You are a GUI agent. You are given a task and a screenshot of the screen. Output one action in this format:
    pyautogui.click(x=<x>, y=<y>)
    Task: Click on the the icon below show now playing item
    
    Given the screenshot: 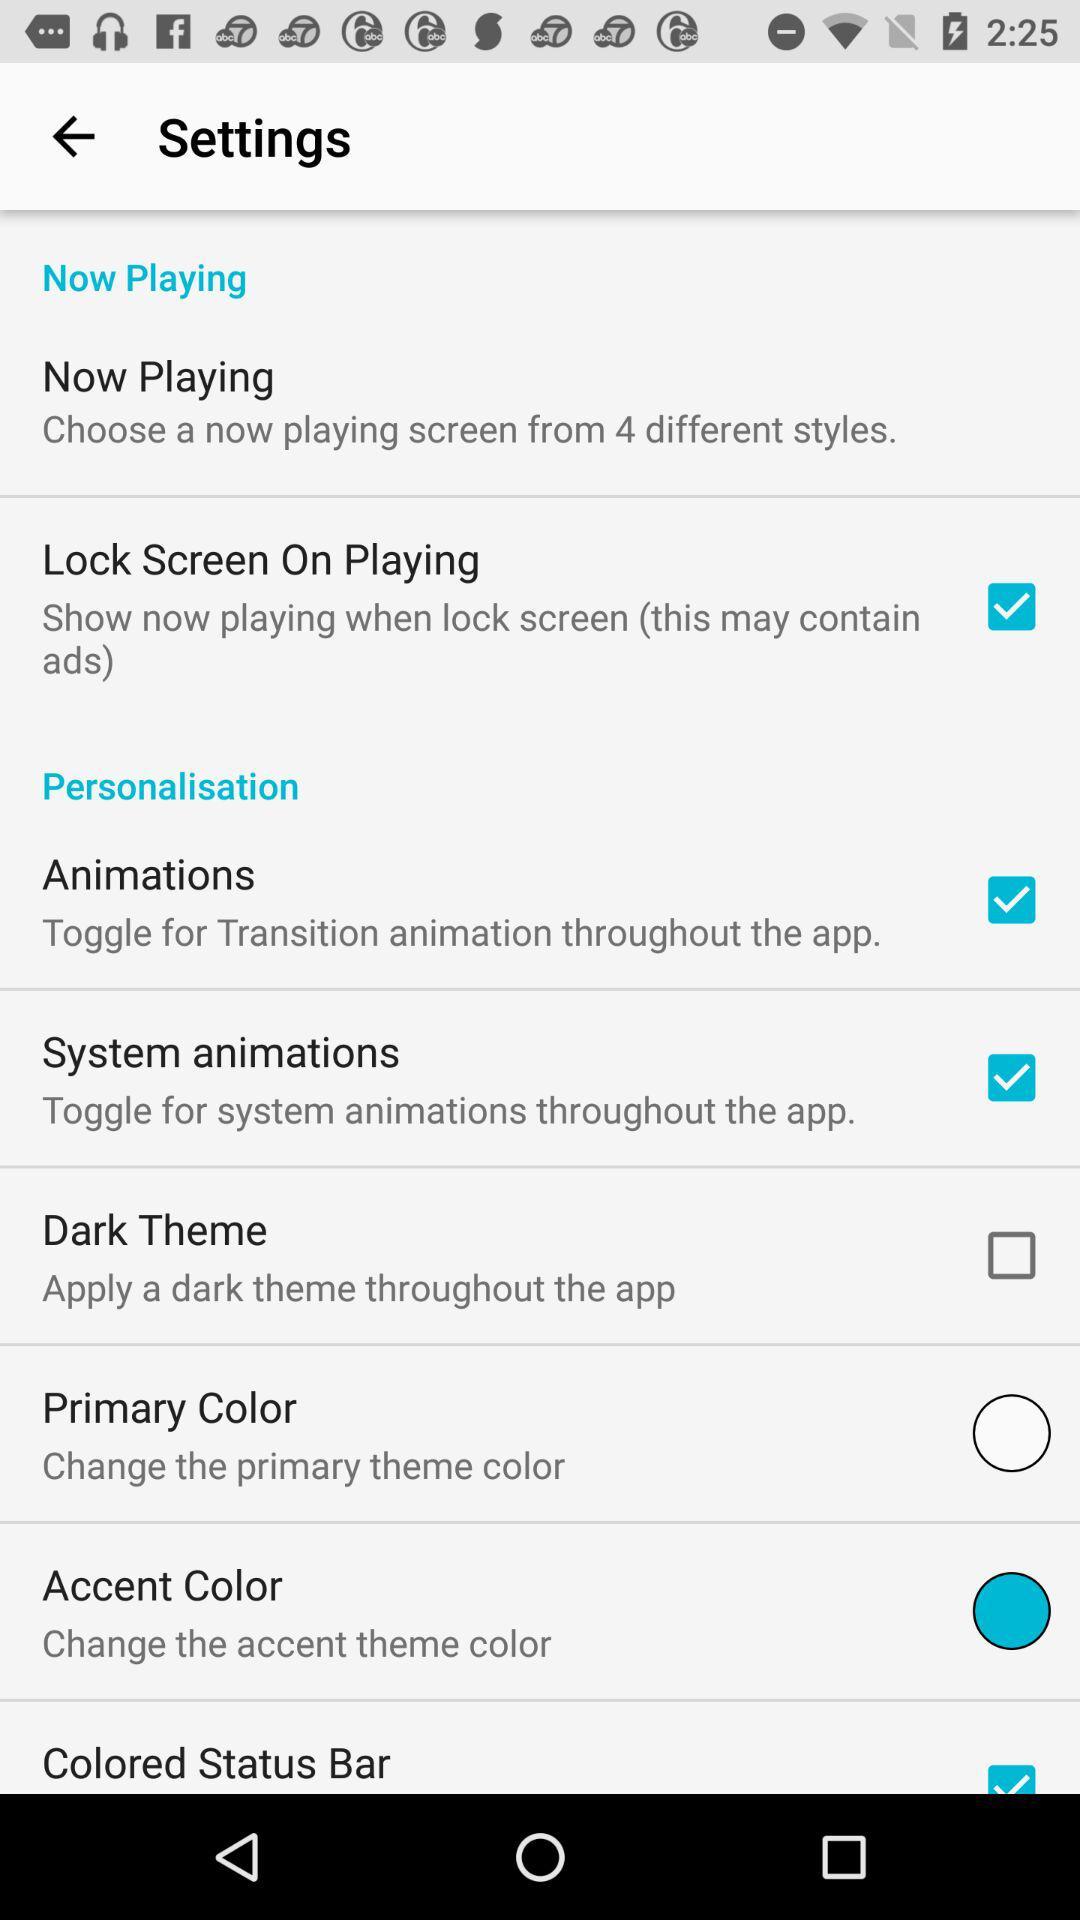 What is the action you would take?
    pyautogui.click(x=540, y=763)
    